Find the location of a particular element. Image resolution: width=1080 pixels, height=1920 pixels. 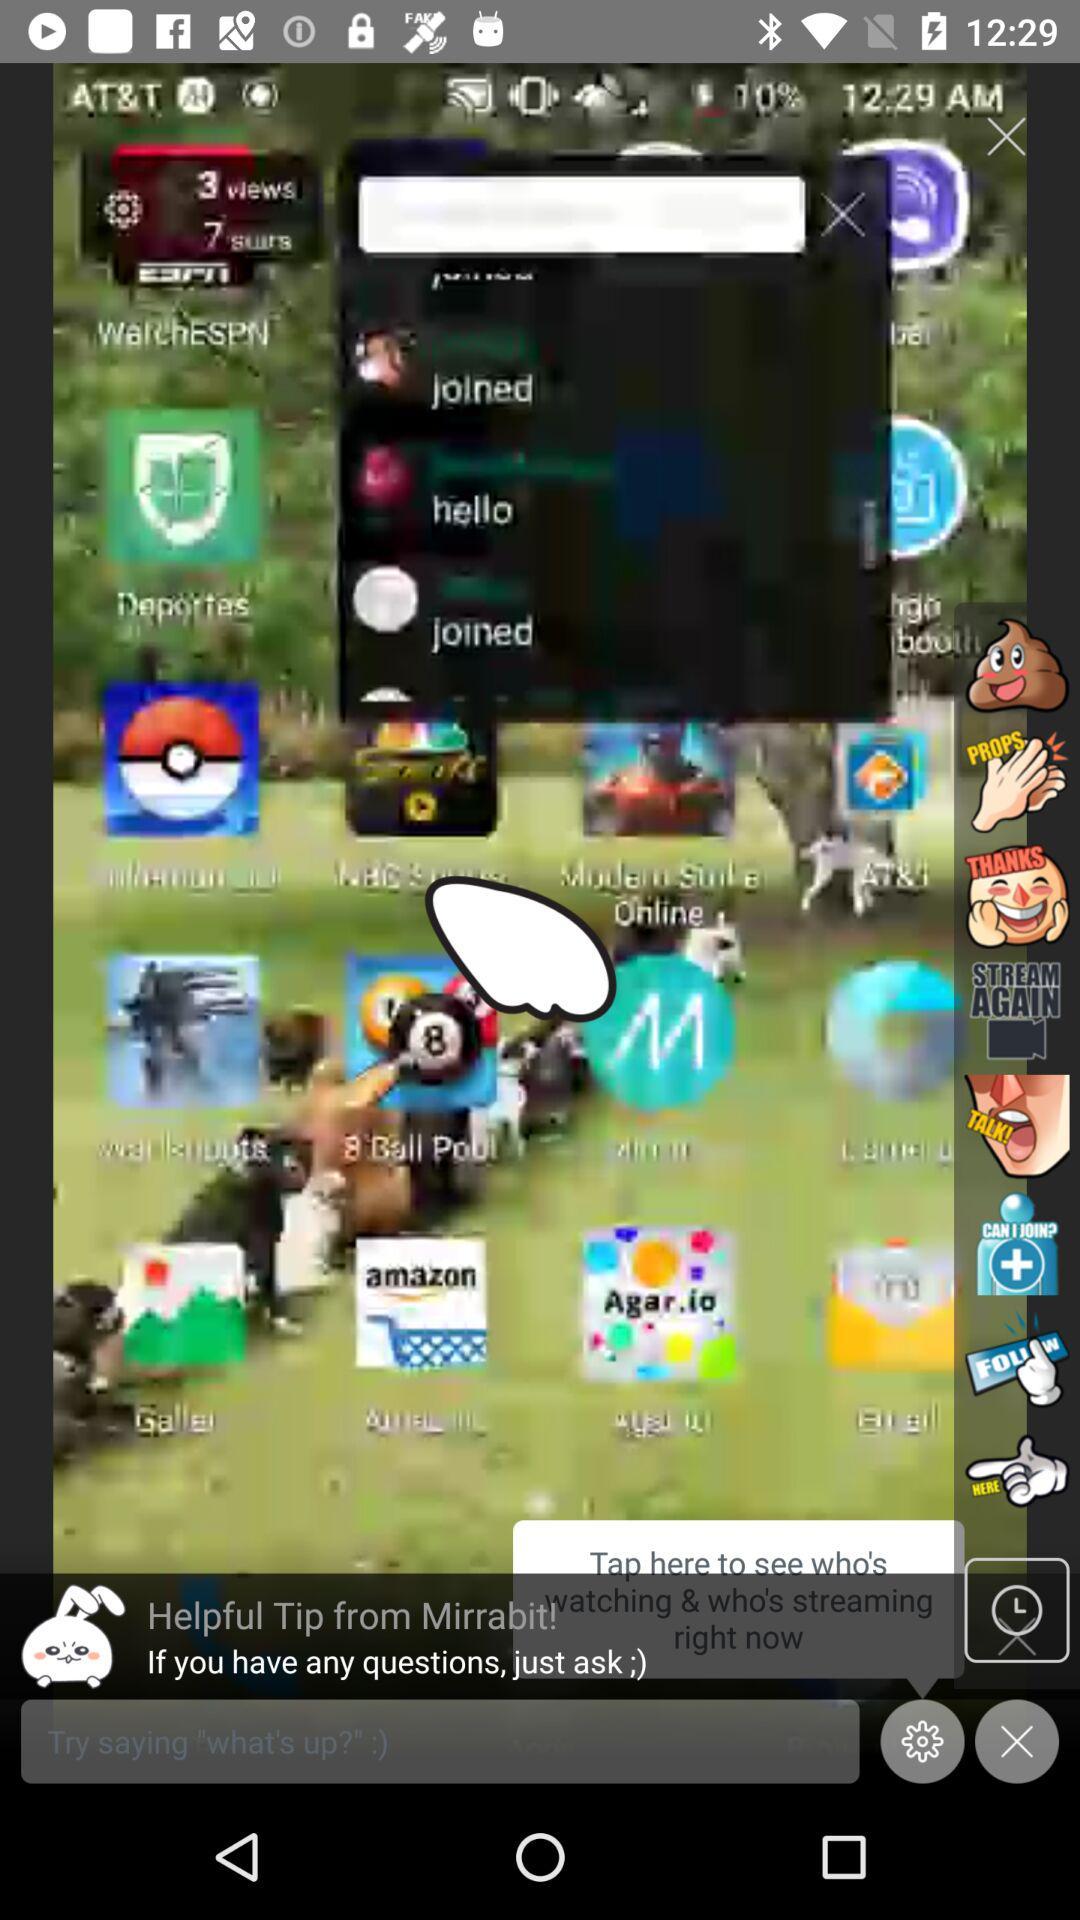

the add icon is located at coordinates (1017, 1241).